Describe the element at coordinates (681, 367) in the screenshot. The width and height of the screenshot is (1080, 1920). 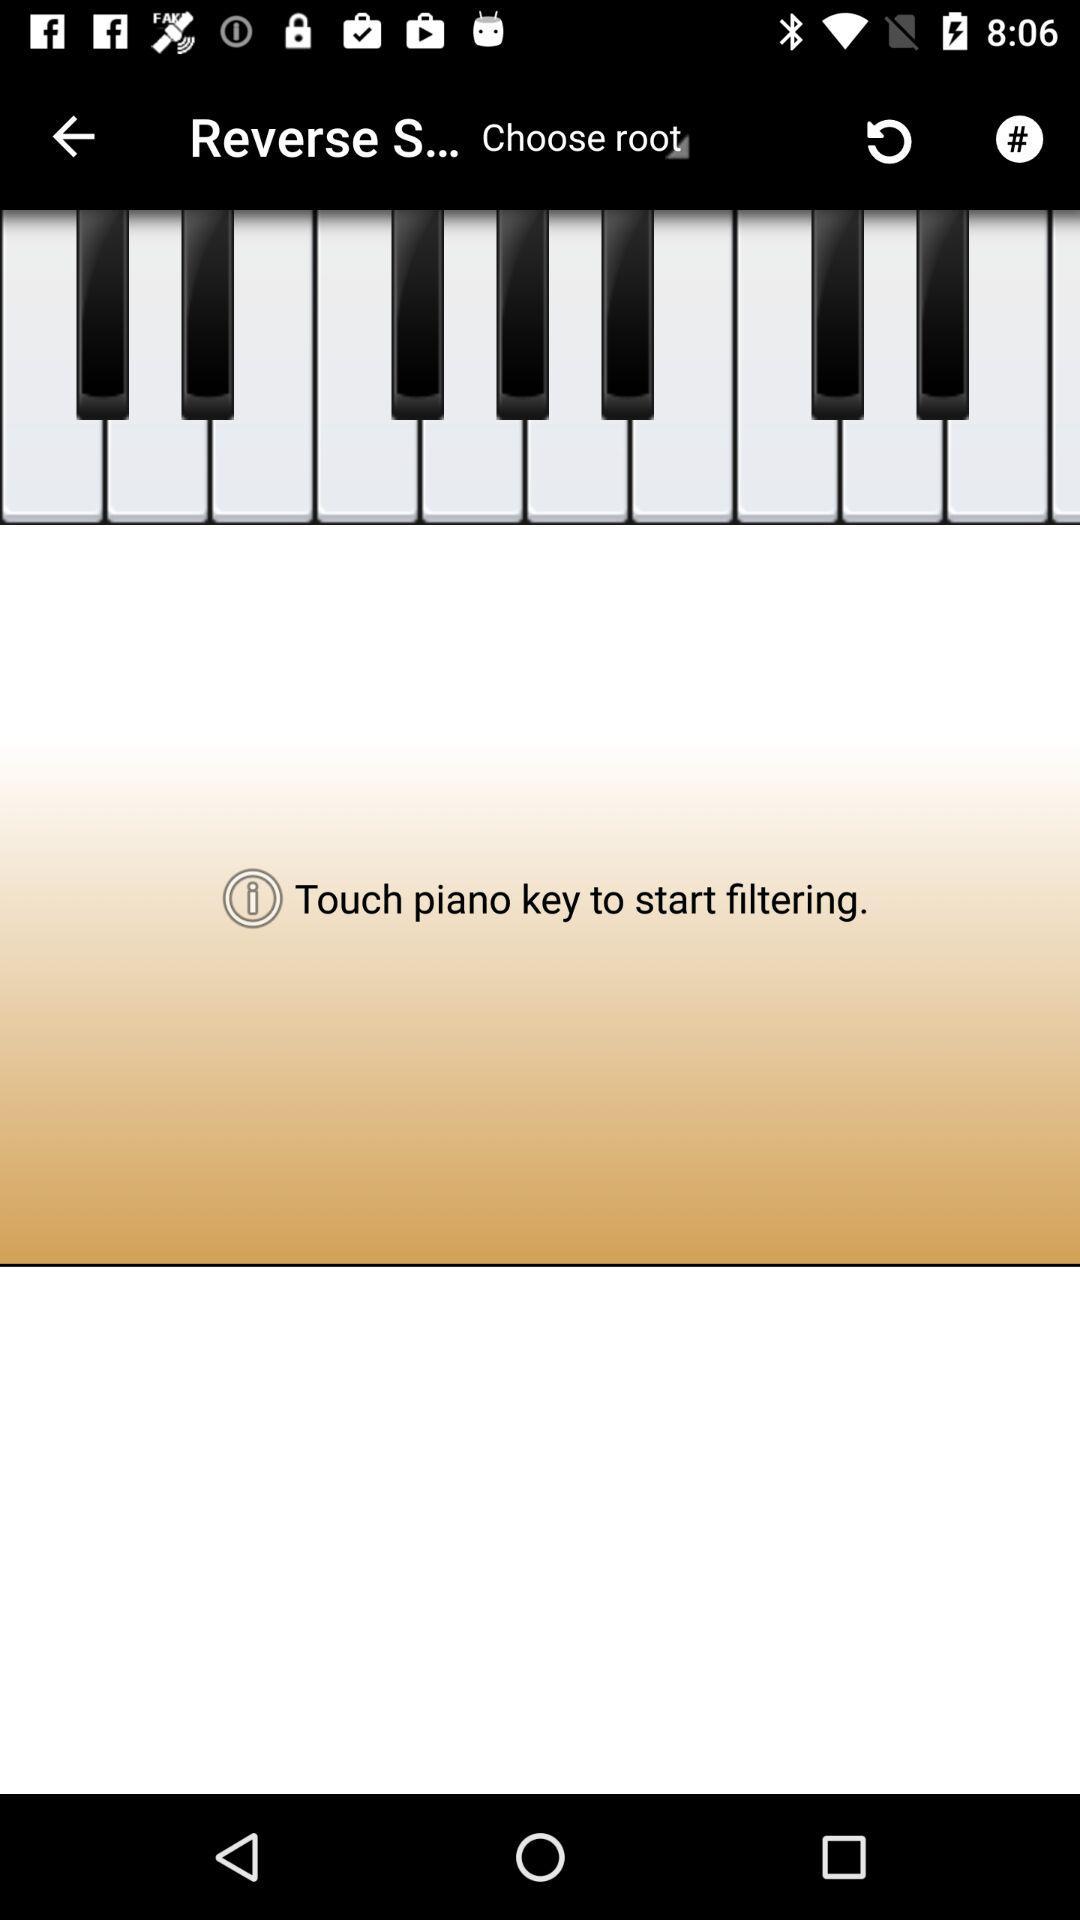
I see `touch this key` at that location.